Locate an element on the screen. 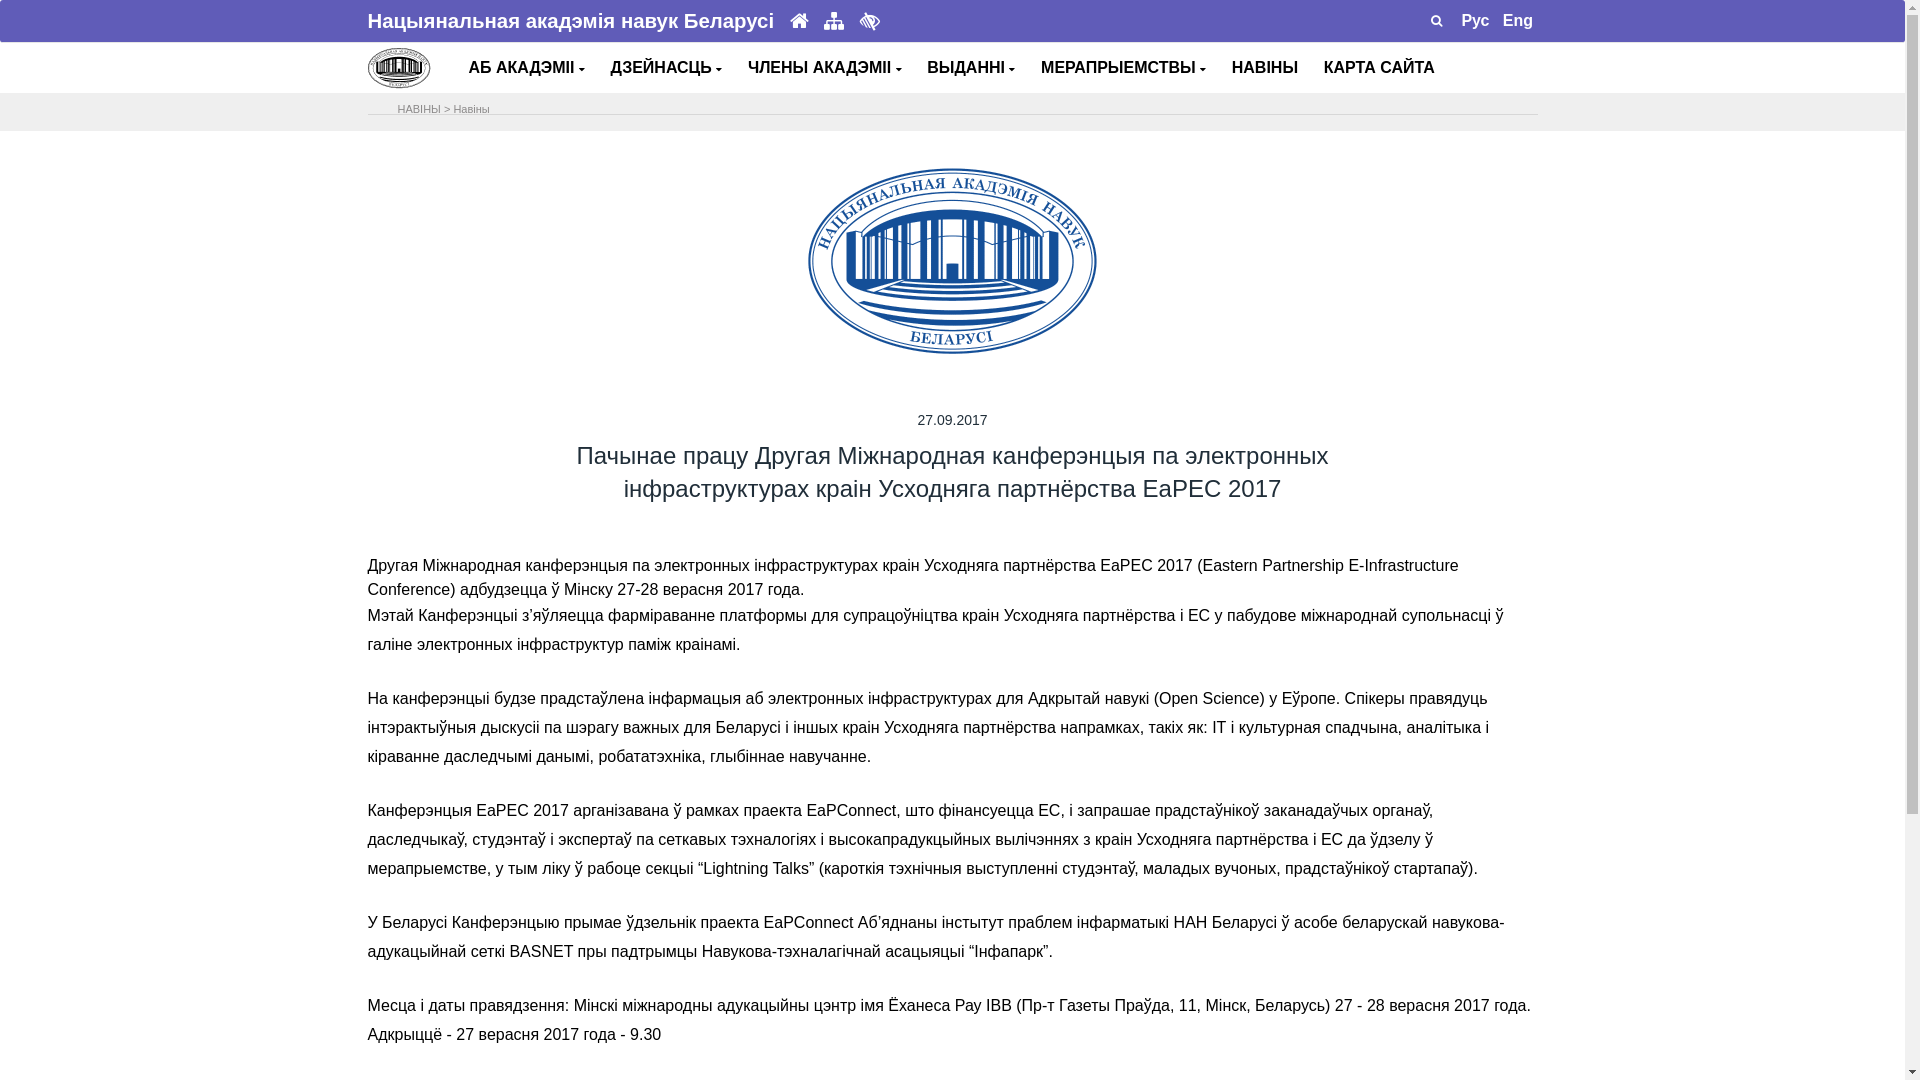 This screenshot has height=1080, width=1920. ' Eng ' is located at coordinates (1517, 20).